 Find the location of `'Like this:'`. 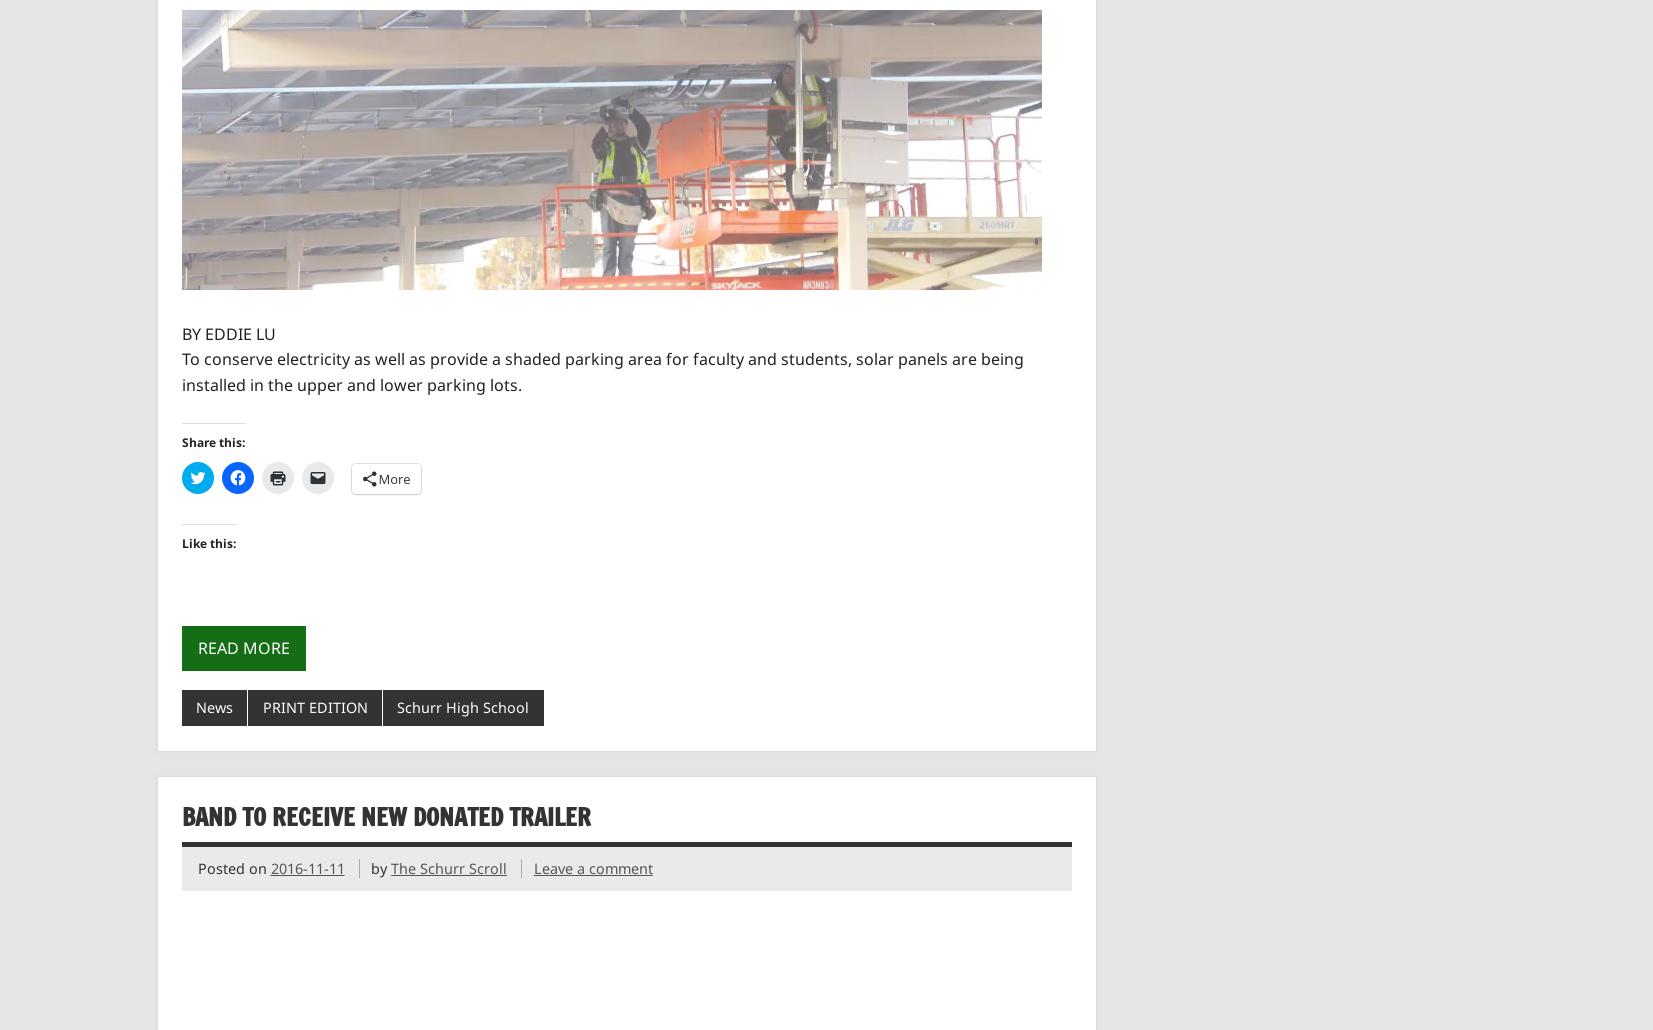

'Like this:' is located at coordinates (206, 543).